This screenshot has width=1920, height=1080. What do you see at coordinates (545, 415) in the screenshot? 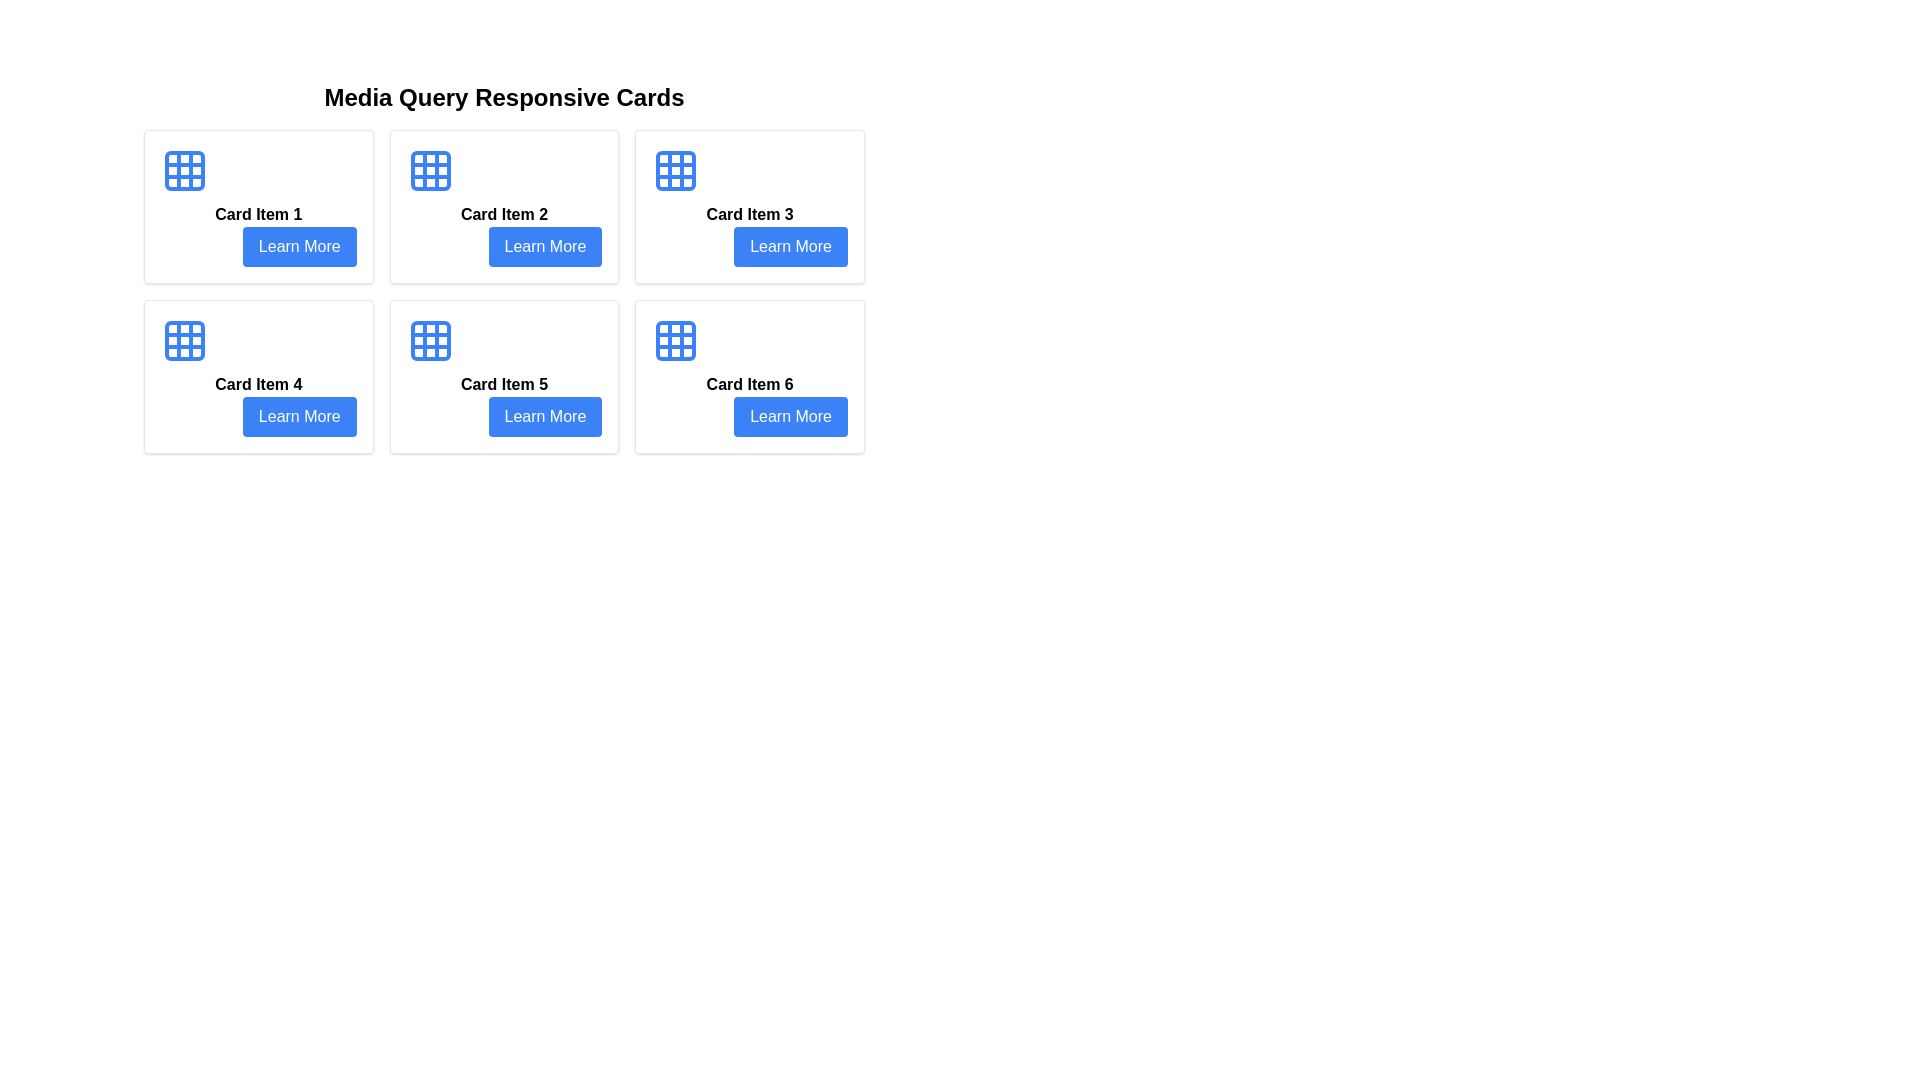
I see `the button located in the lower-right corner of 'Card Item 5'` at bounding box center [545, 415].